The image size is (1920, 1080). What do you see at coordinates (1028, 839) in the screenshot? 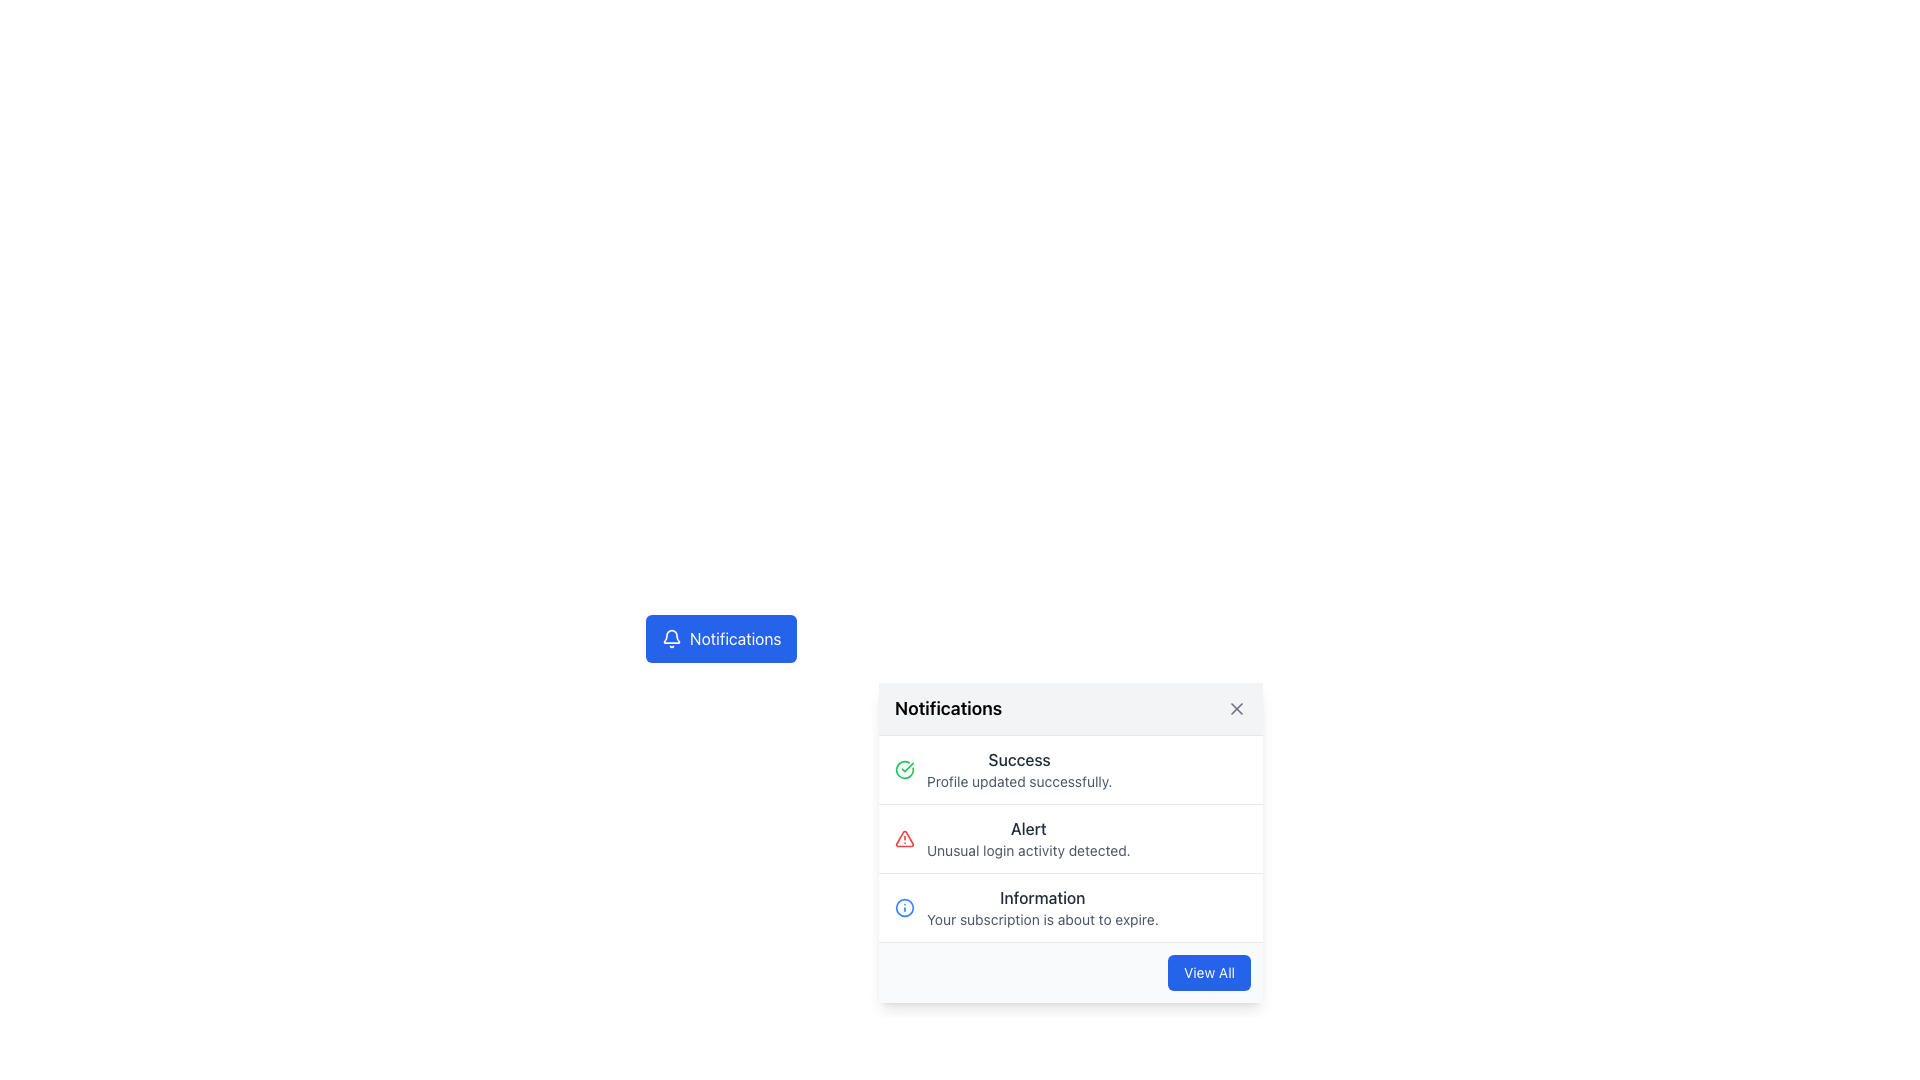
I see `alert message from the second entry in the notification dropdown, which indicates unusual login activity detected and is labeled 'Alert'` at bounding box center [1028, 839].